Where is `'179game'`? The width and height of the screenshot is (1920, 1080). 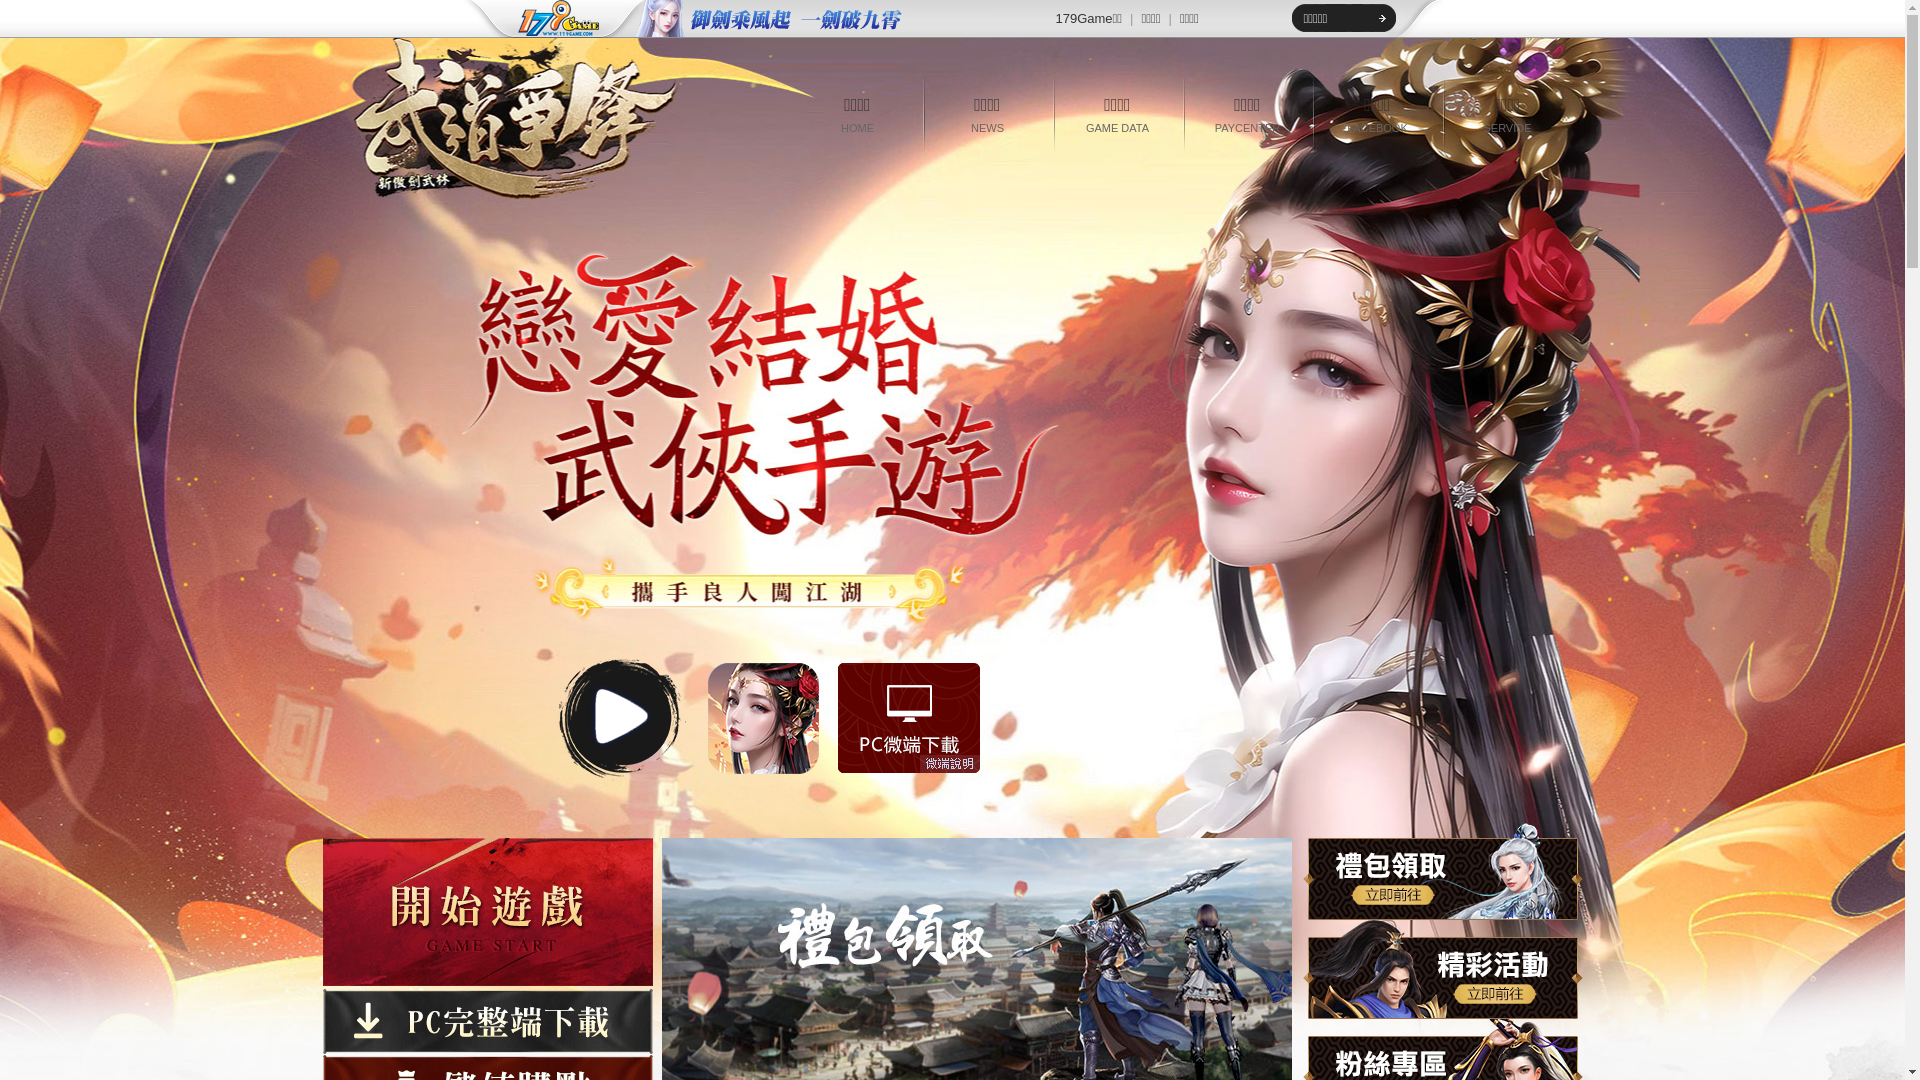
'179game' is located at coordinates (544, 19).